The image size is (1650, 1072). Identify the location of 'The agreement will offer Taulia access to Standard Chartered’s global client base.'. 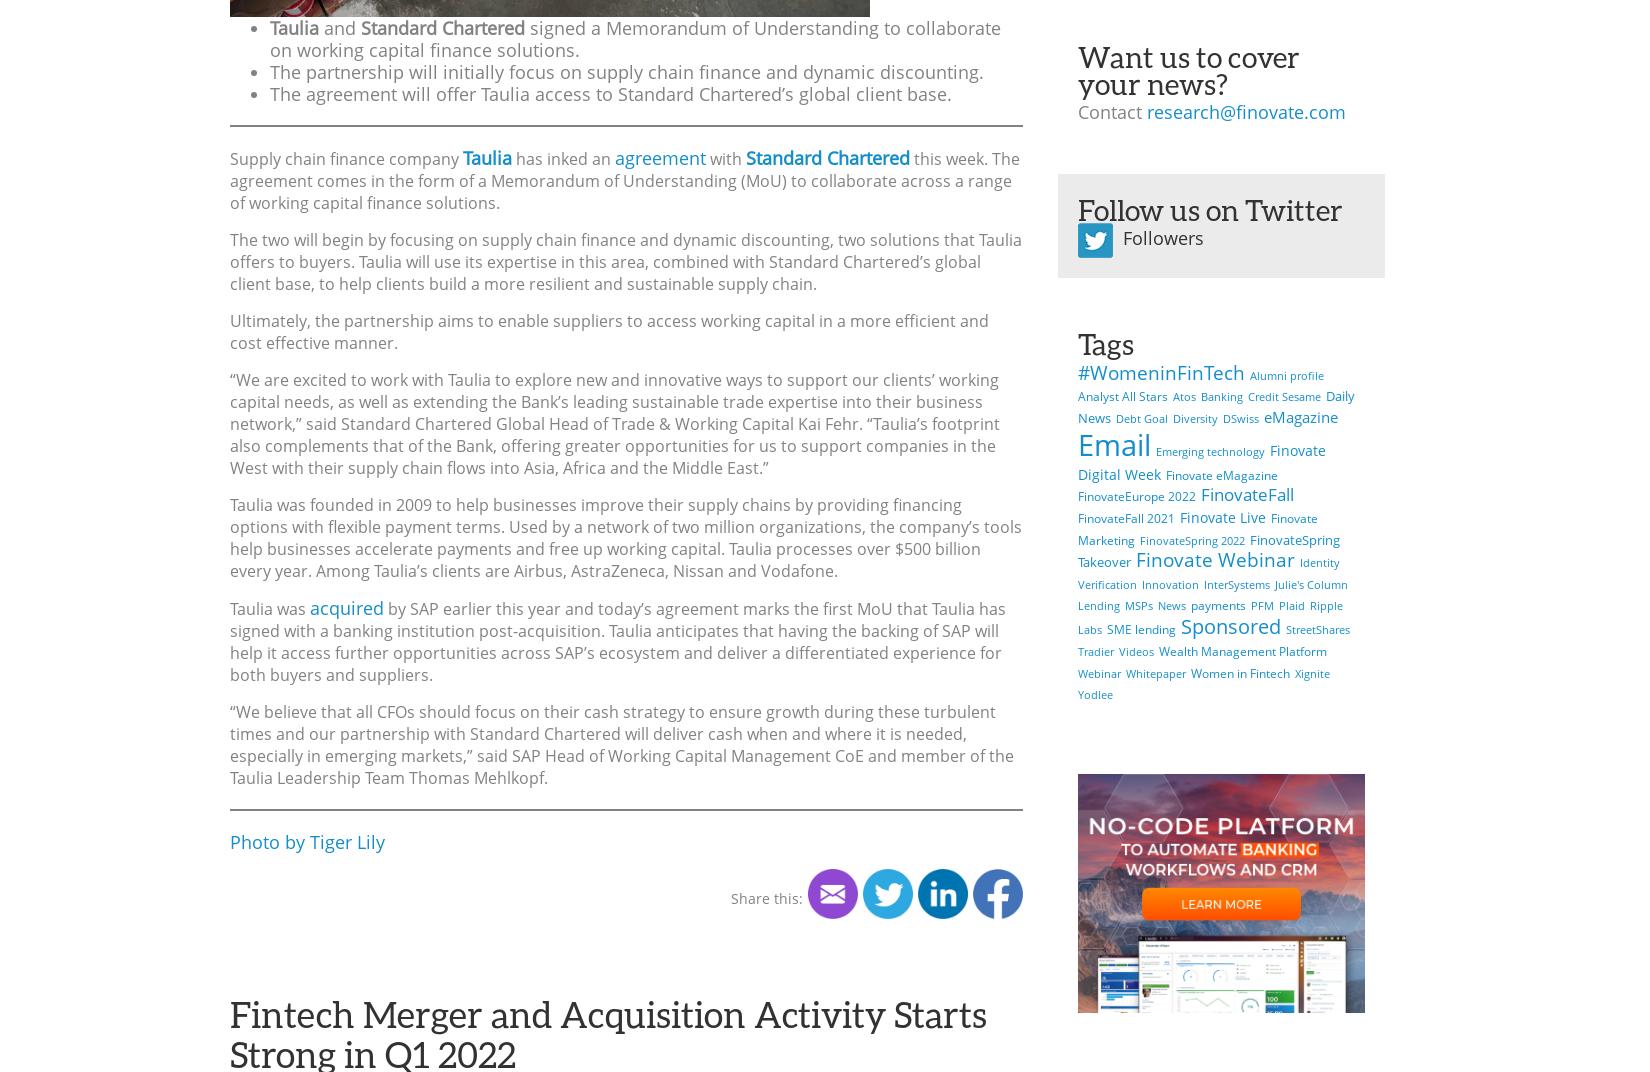
(609, 93).